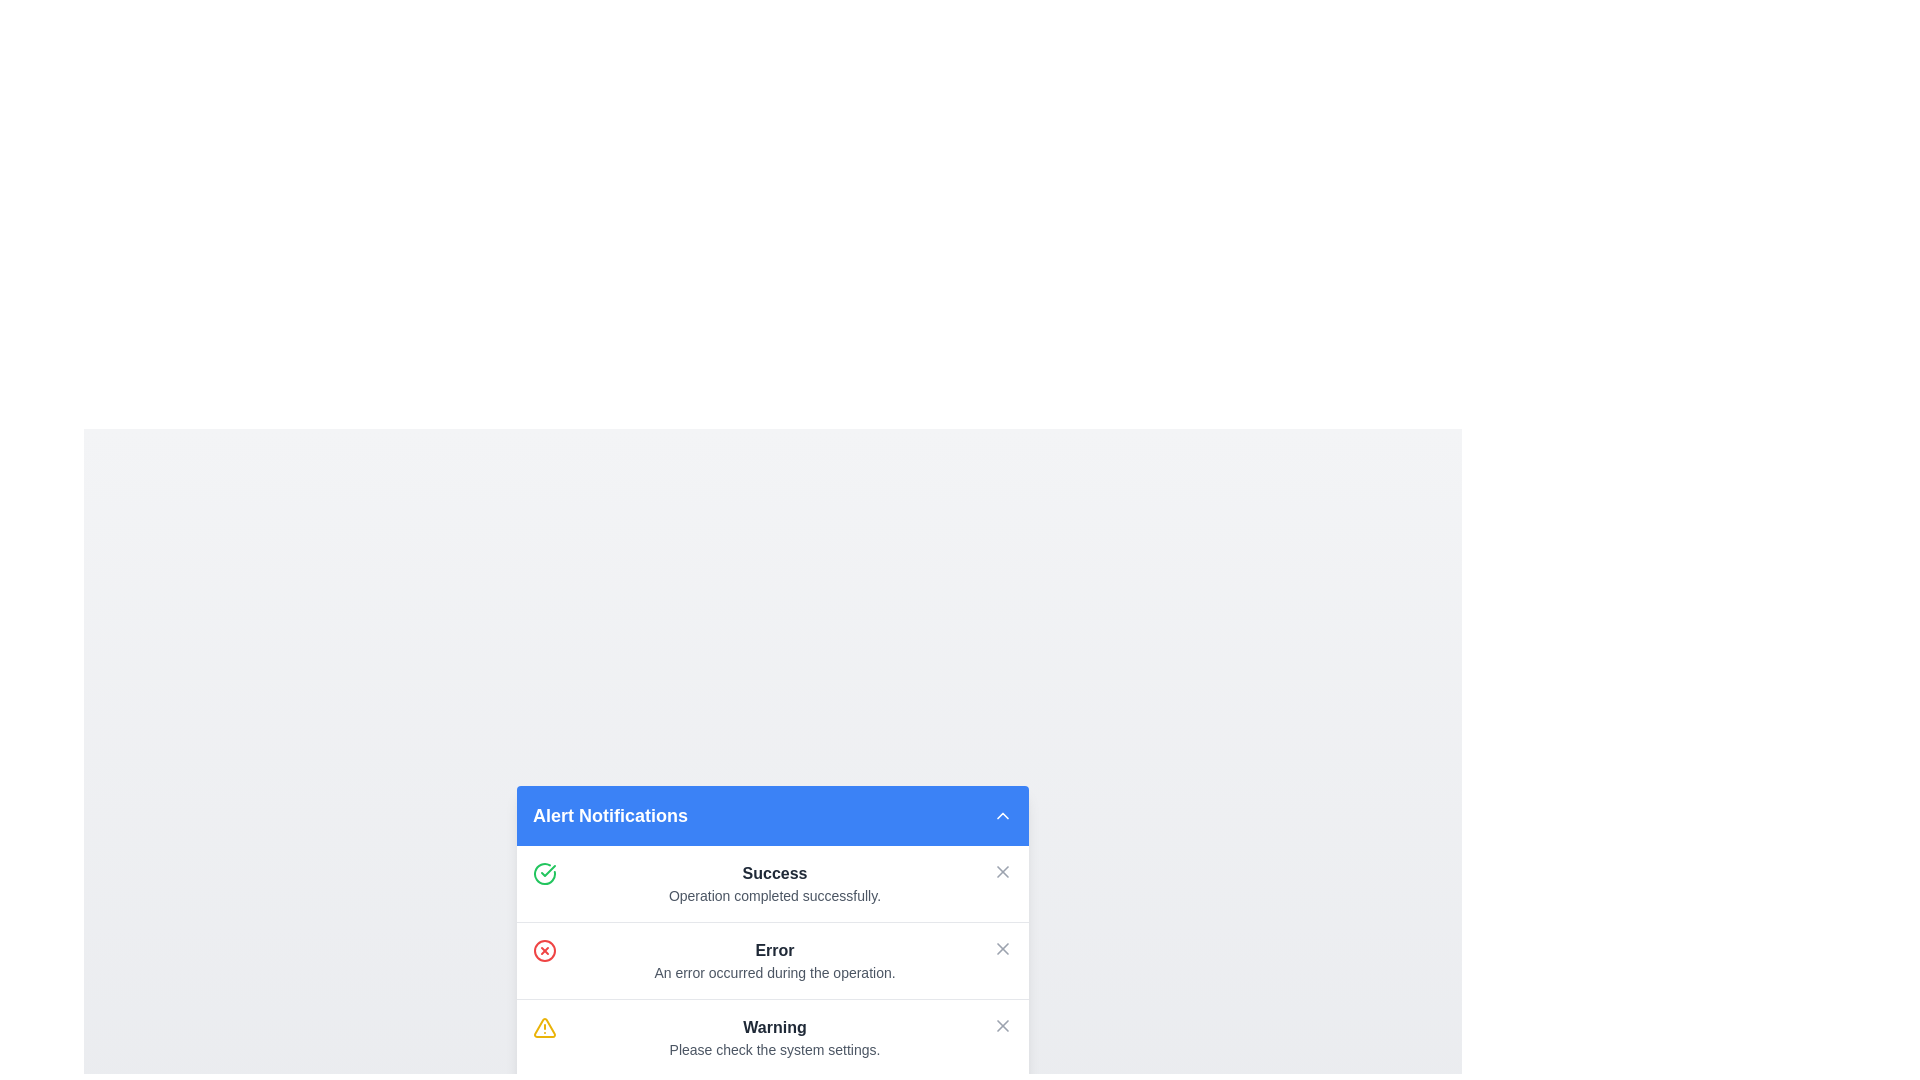  I want to click on the icon that indicates an action to close or dismiss the associated notification message, located to the right of the 'Error' label in the 'Alert Notifications' panel, in the third row of messages, so click(1003, 947).